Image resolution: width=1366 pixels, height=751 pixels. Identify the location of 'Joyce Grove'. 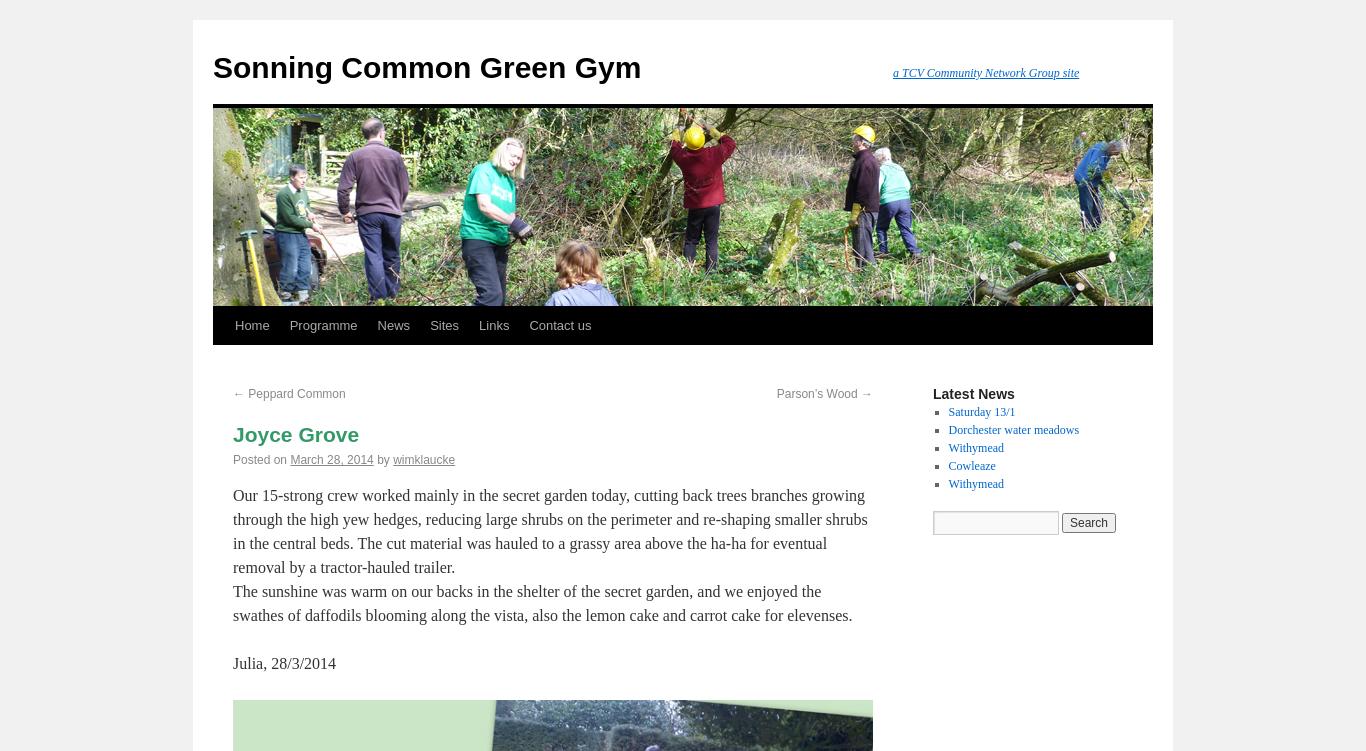
(296, 433).